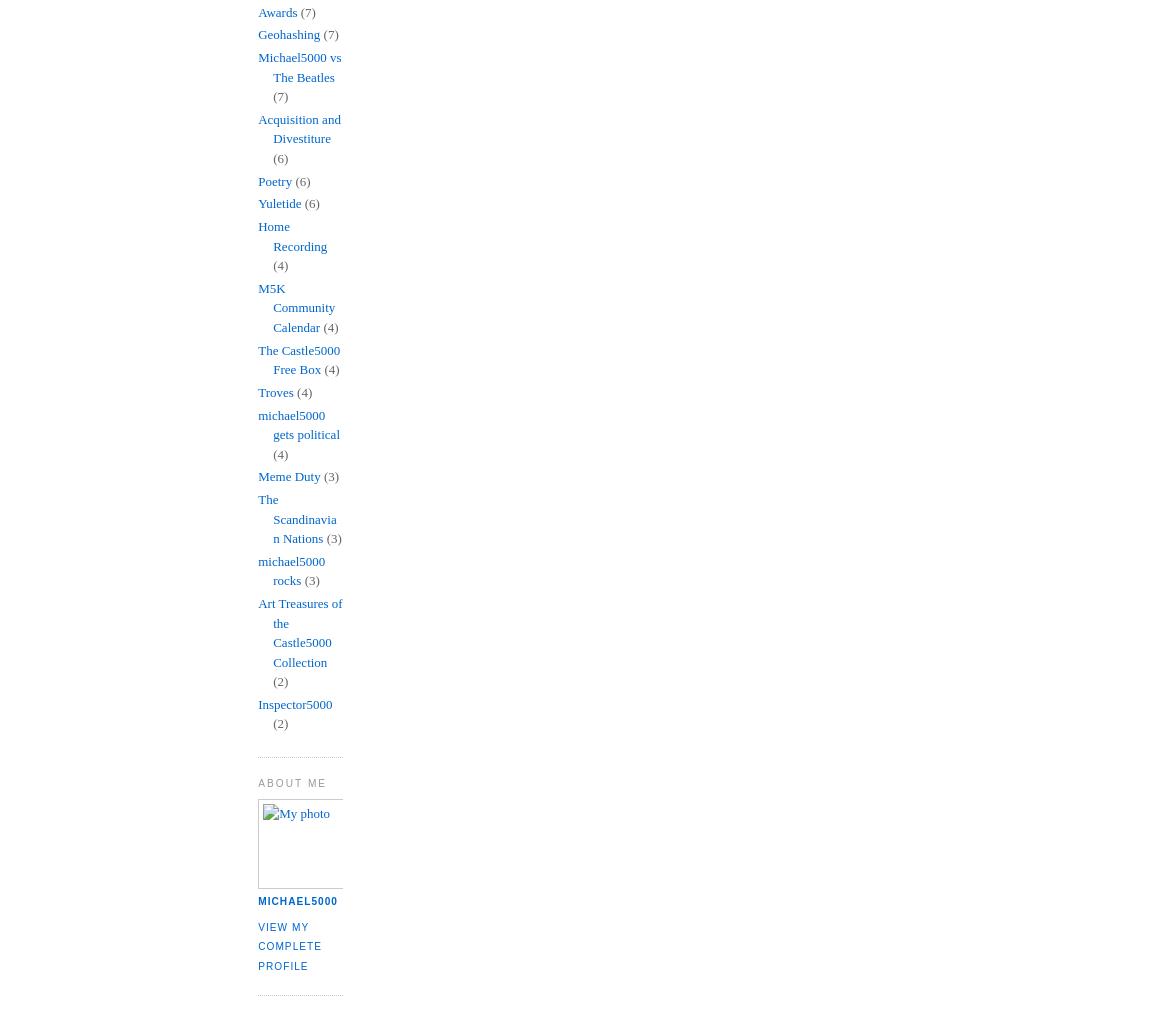  Describe the element at coordinates (299, 632) in the screenshot. I see `'Art Treasures of the Castle5000 Collection'` at that location.